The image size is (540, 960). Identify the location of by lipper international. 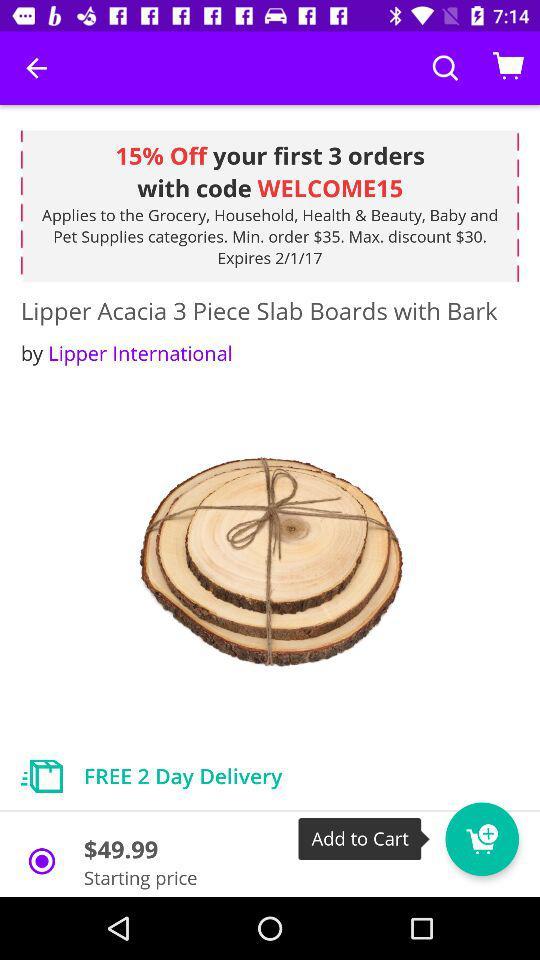
(126, 353).